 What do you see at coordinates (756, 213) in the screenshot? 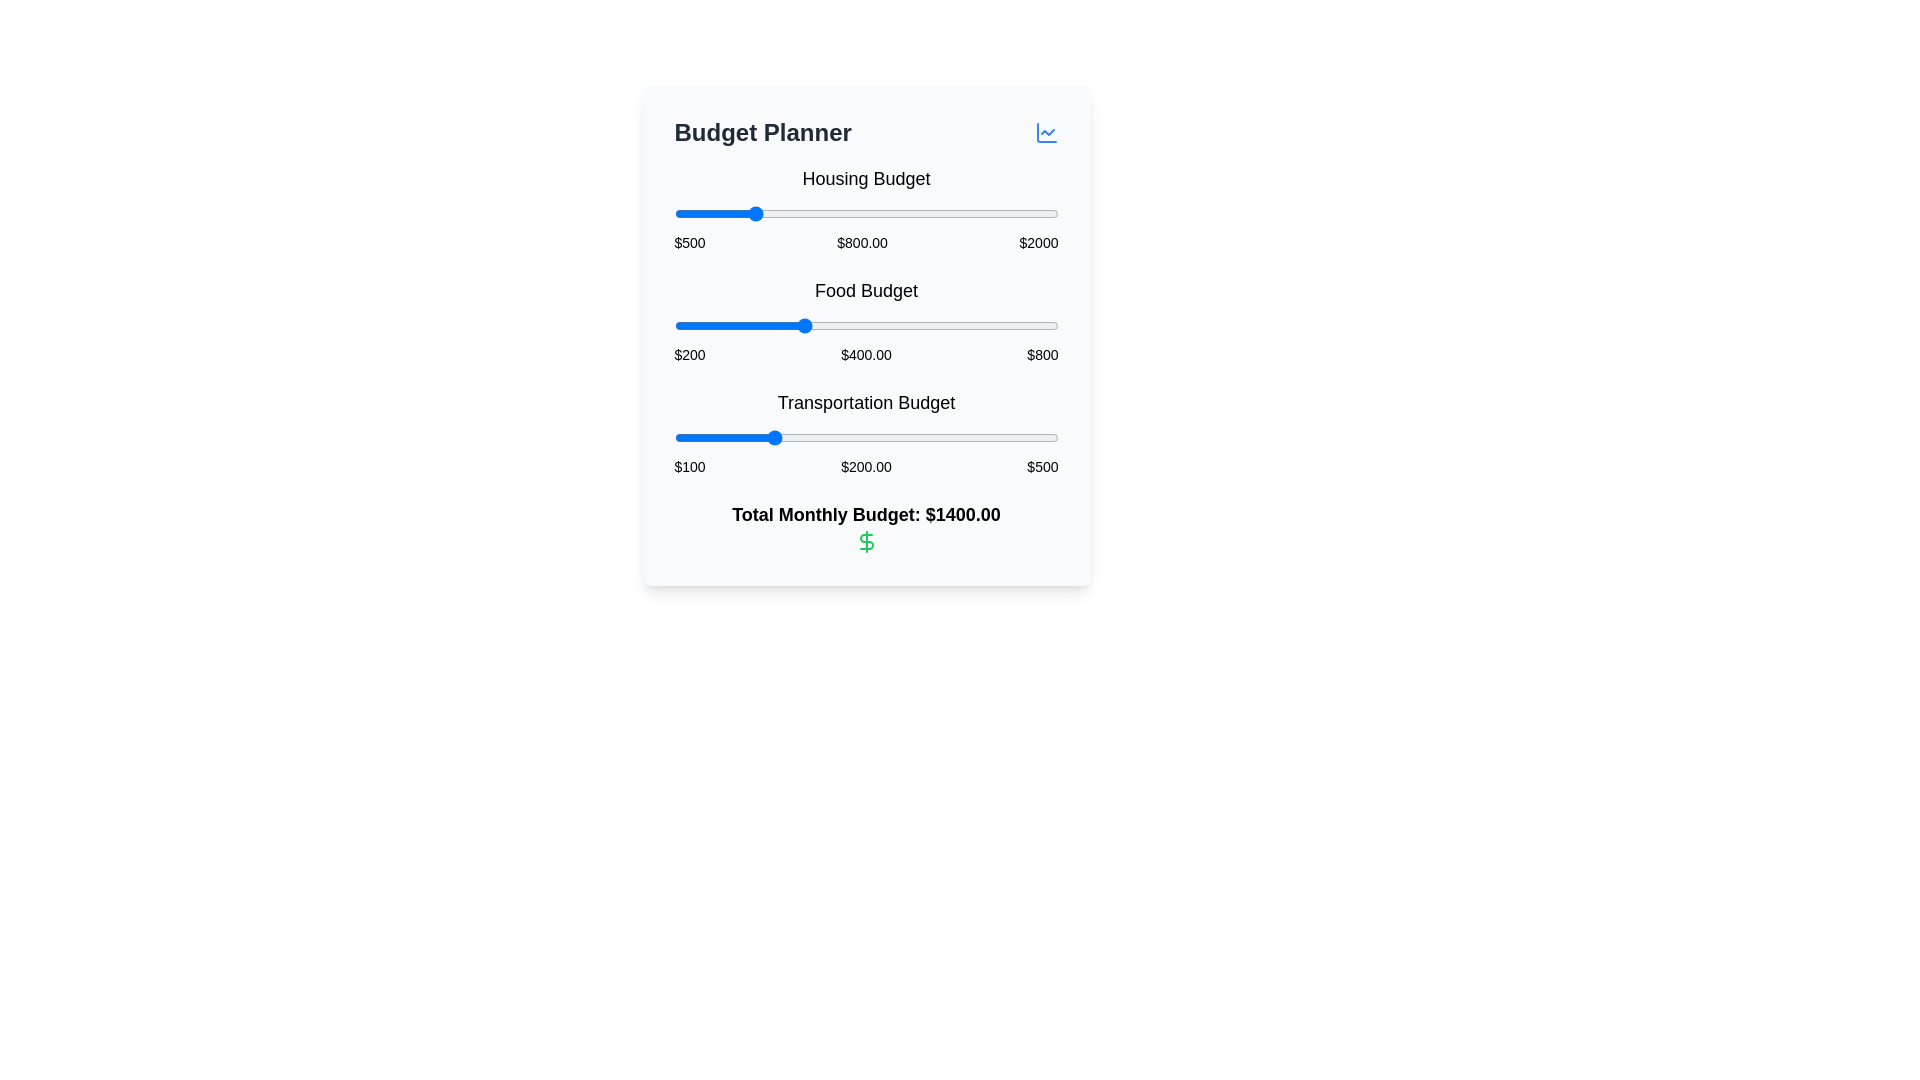
I see `the housing budget slider` at bounding box center [756, 213].